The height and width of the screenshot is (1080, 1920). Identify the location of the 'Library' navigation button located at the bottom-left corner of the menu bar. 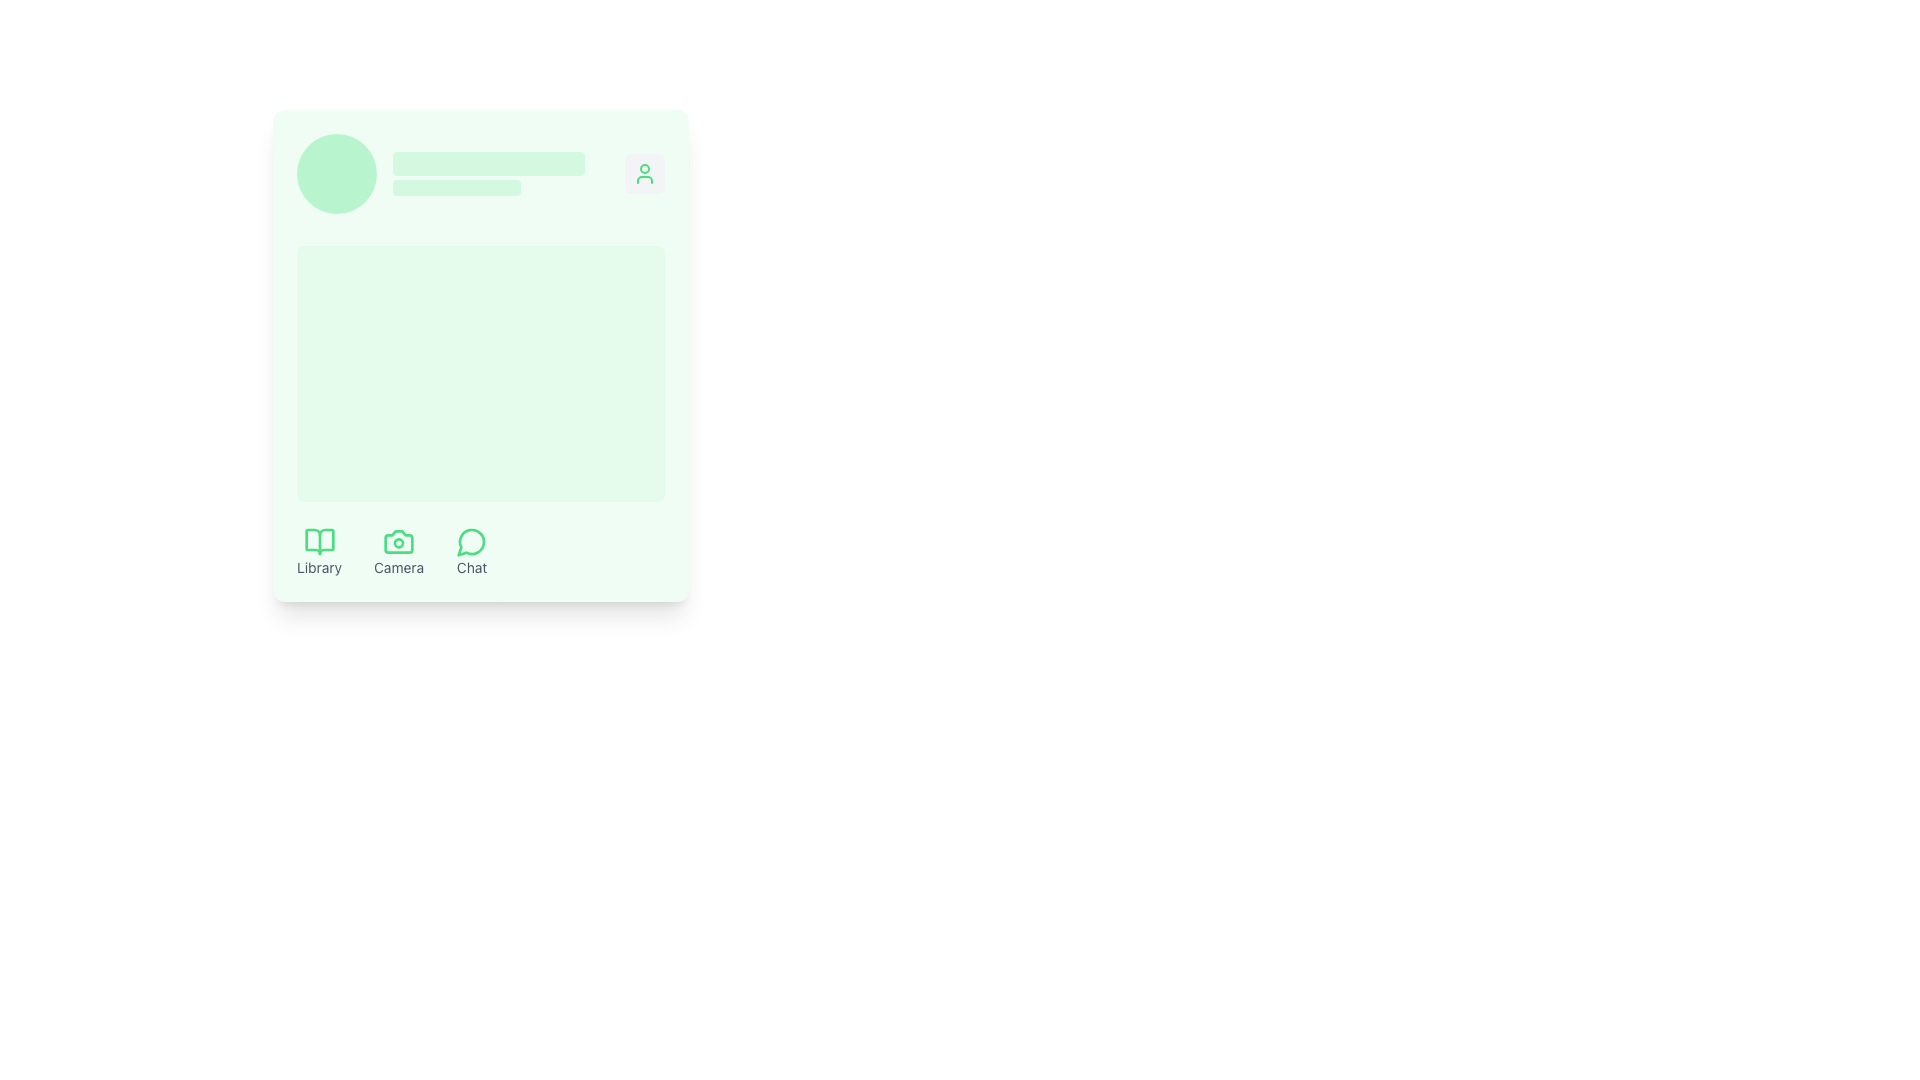
(318, 551).